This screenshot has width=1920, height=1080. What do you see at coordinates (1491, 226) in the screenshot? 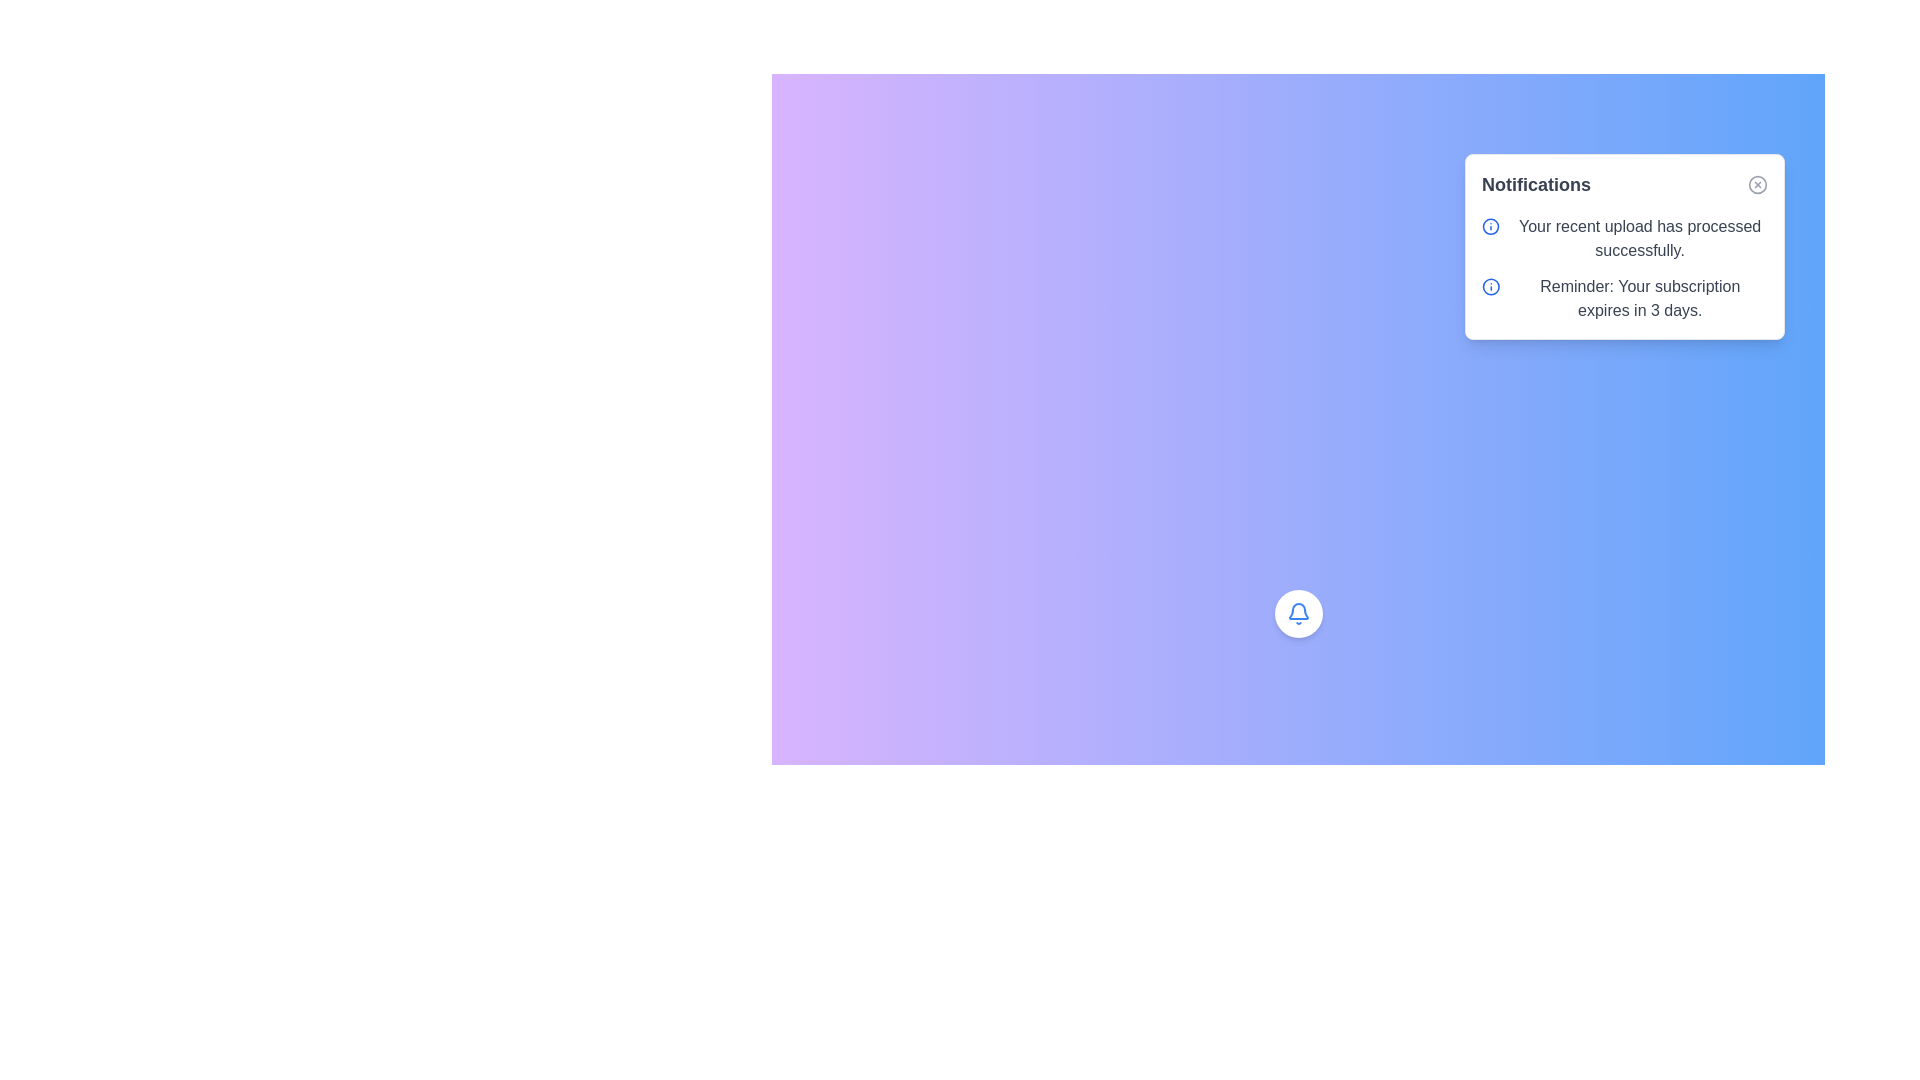
I see `the notification icon that indicates a status update for the message 'Your recent upload has processed successfully.'` at bounding box center [1491, 226].